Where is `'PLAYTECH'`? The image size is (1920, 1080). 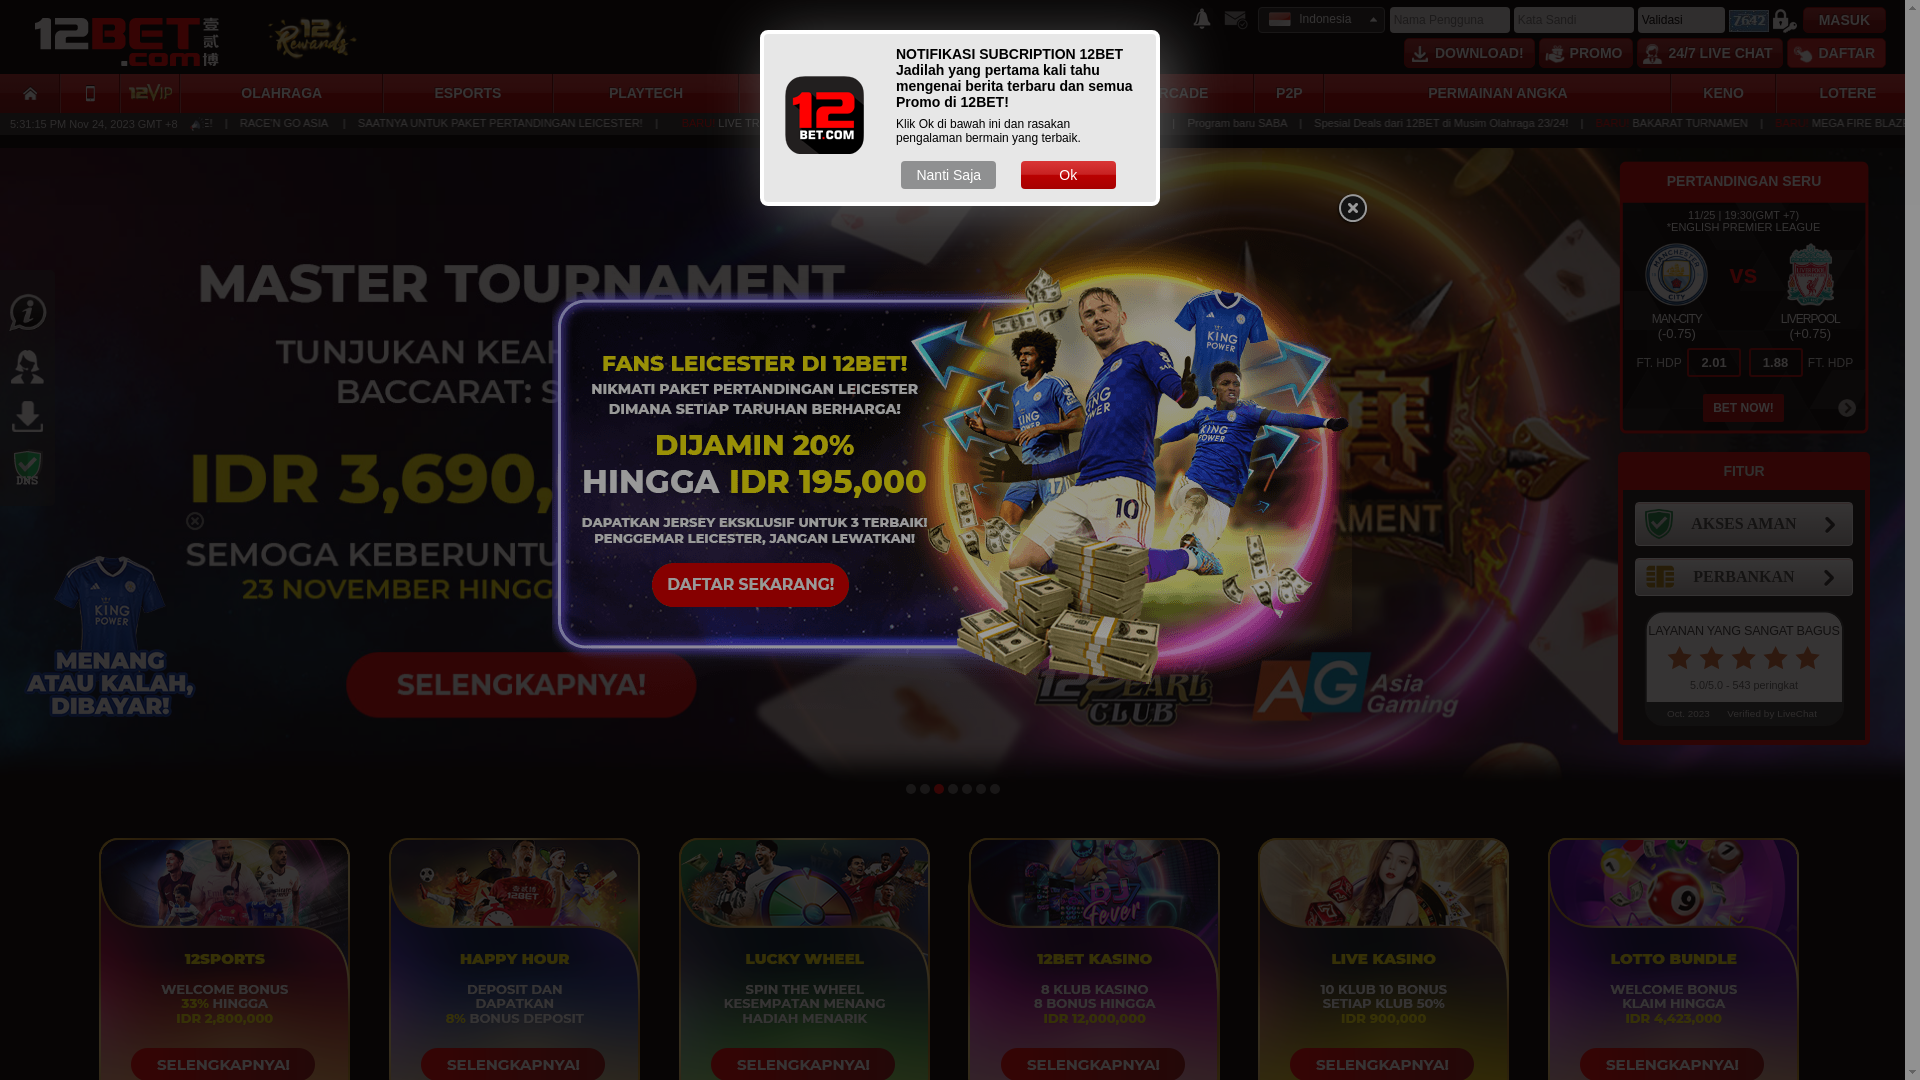 'PLAYTECH' is located at coordinates (646, 93).